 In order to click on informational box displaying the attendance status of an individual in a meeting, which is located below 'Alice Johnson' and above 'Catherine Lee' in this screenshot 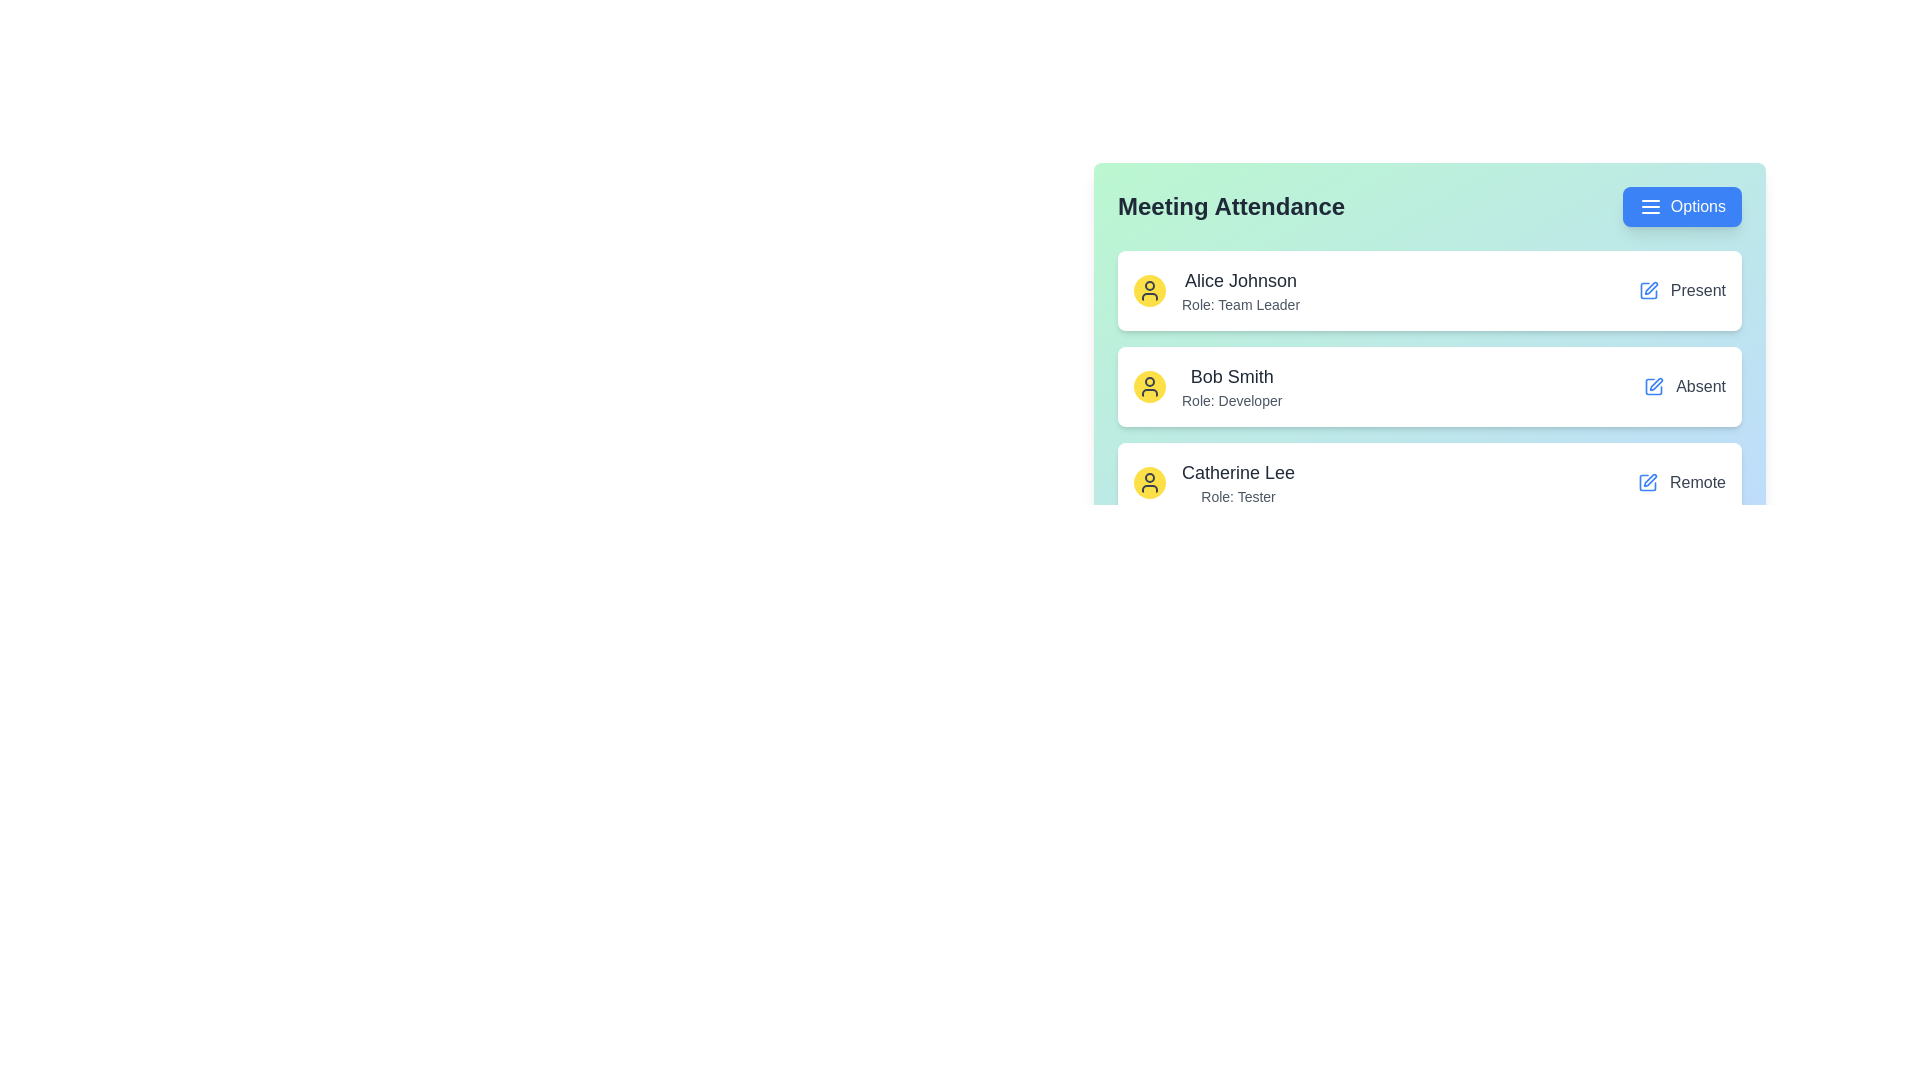, I will do `click(1429, 353)`.